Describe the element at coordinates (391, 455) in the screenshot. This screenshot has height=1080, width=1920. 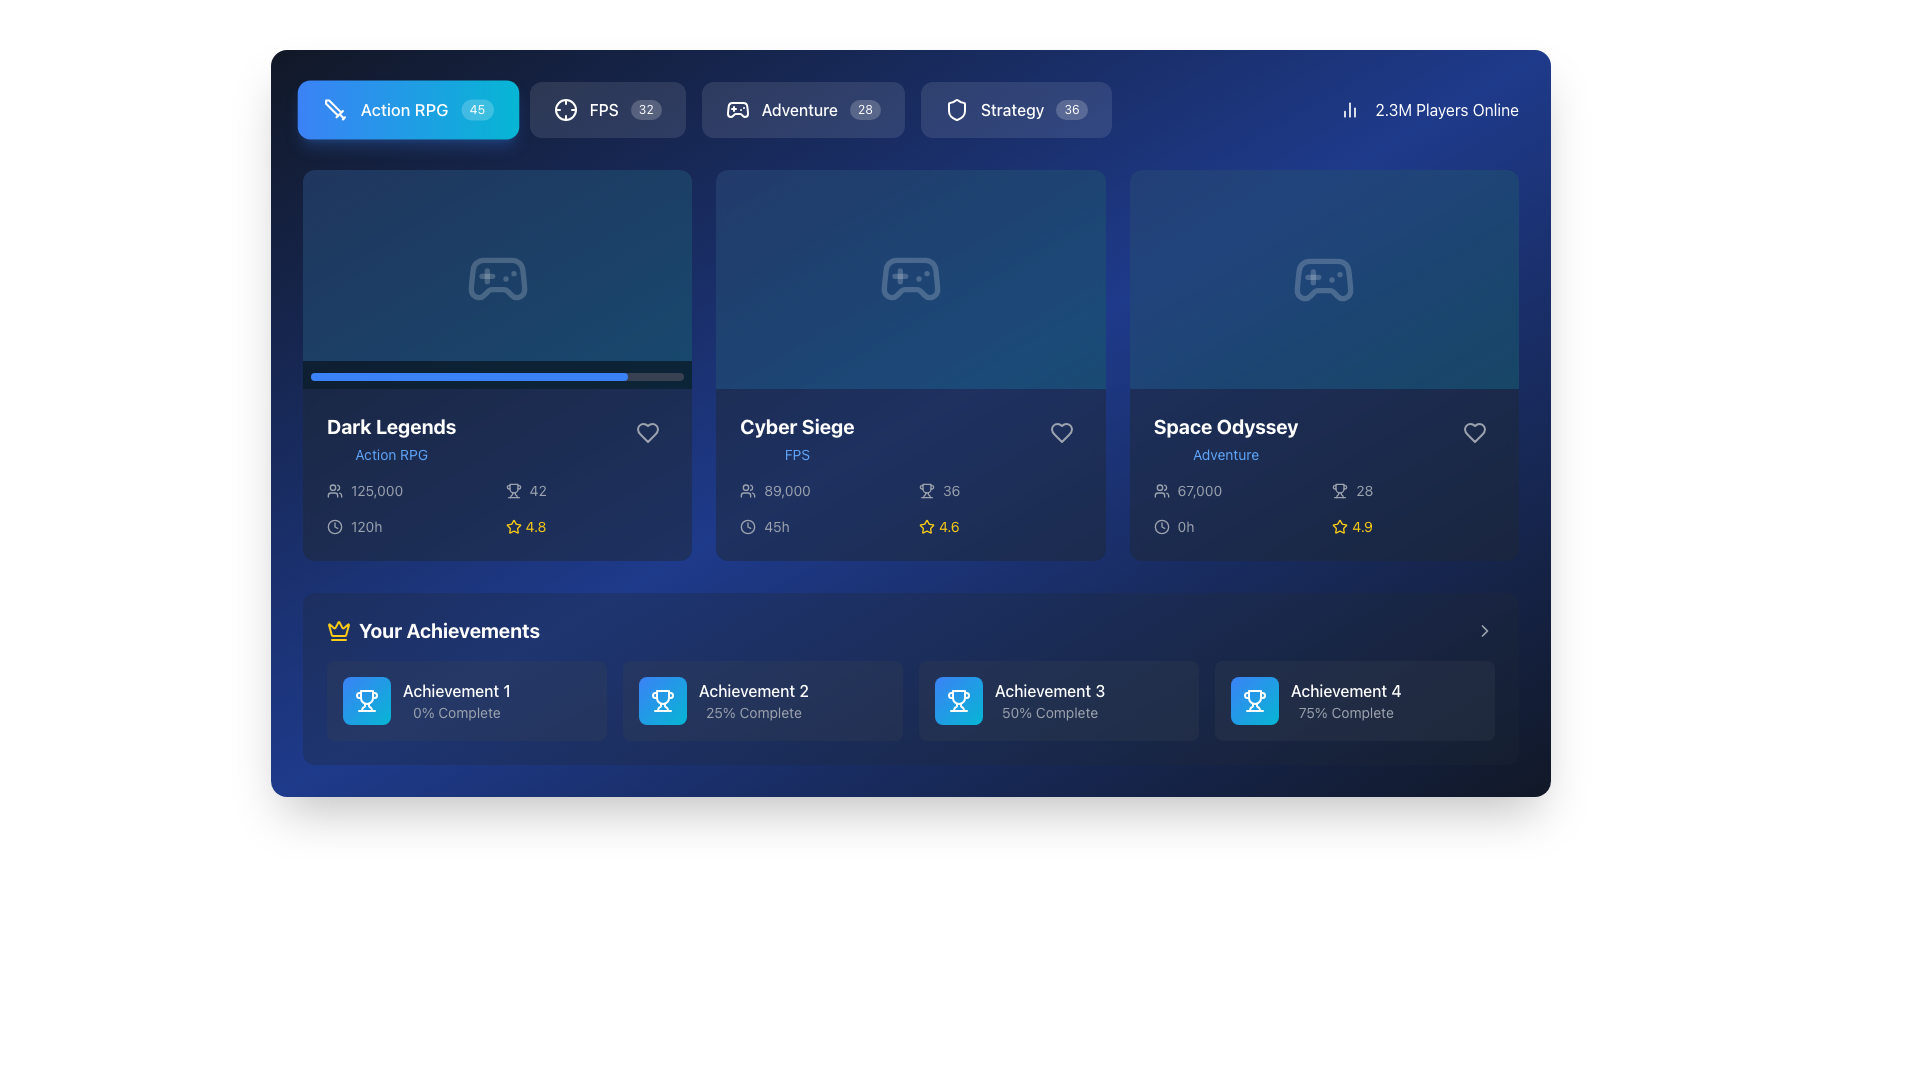
I see `the text label displaying 'Action RPG' in blue, located below the 'Dark Legends' header on the game card in the top-left section of the UI` at that location.